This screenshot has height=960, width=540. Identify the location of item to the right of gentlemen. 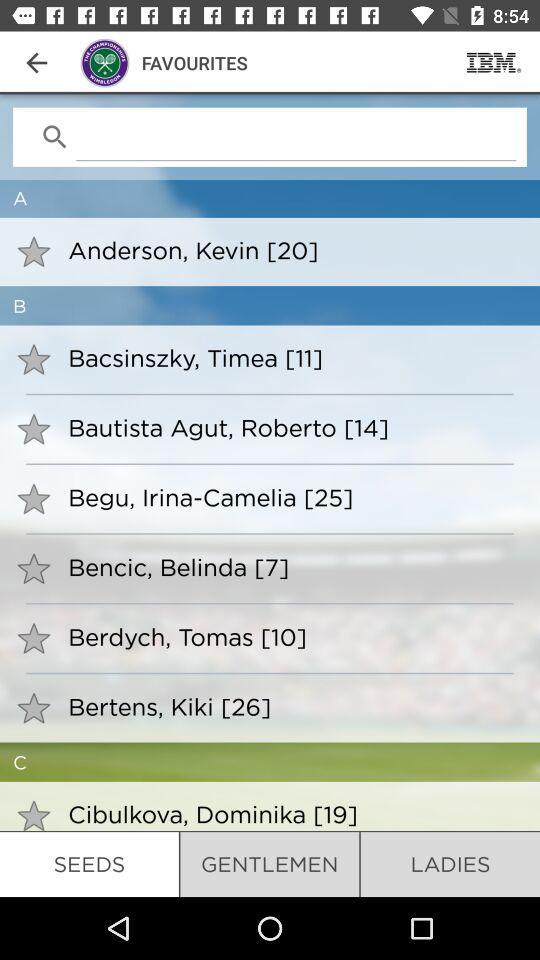
(450, 863).